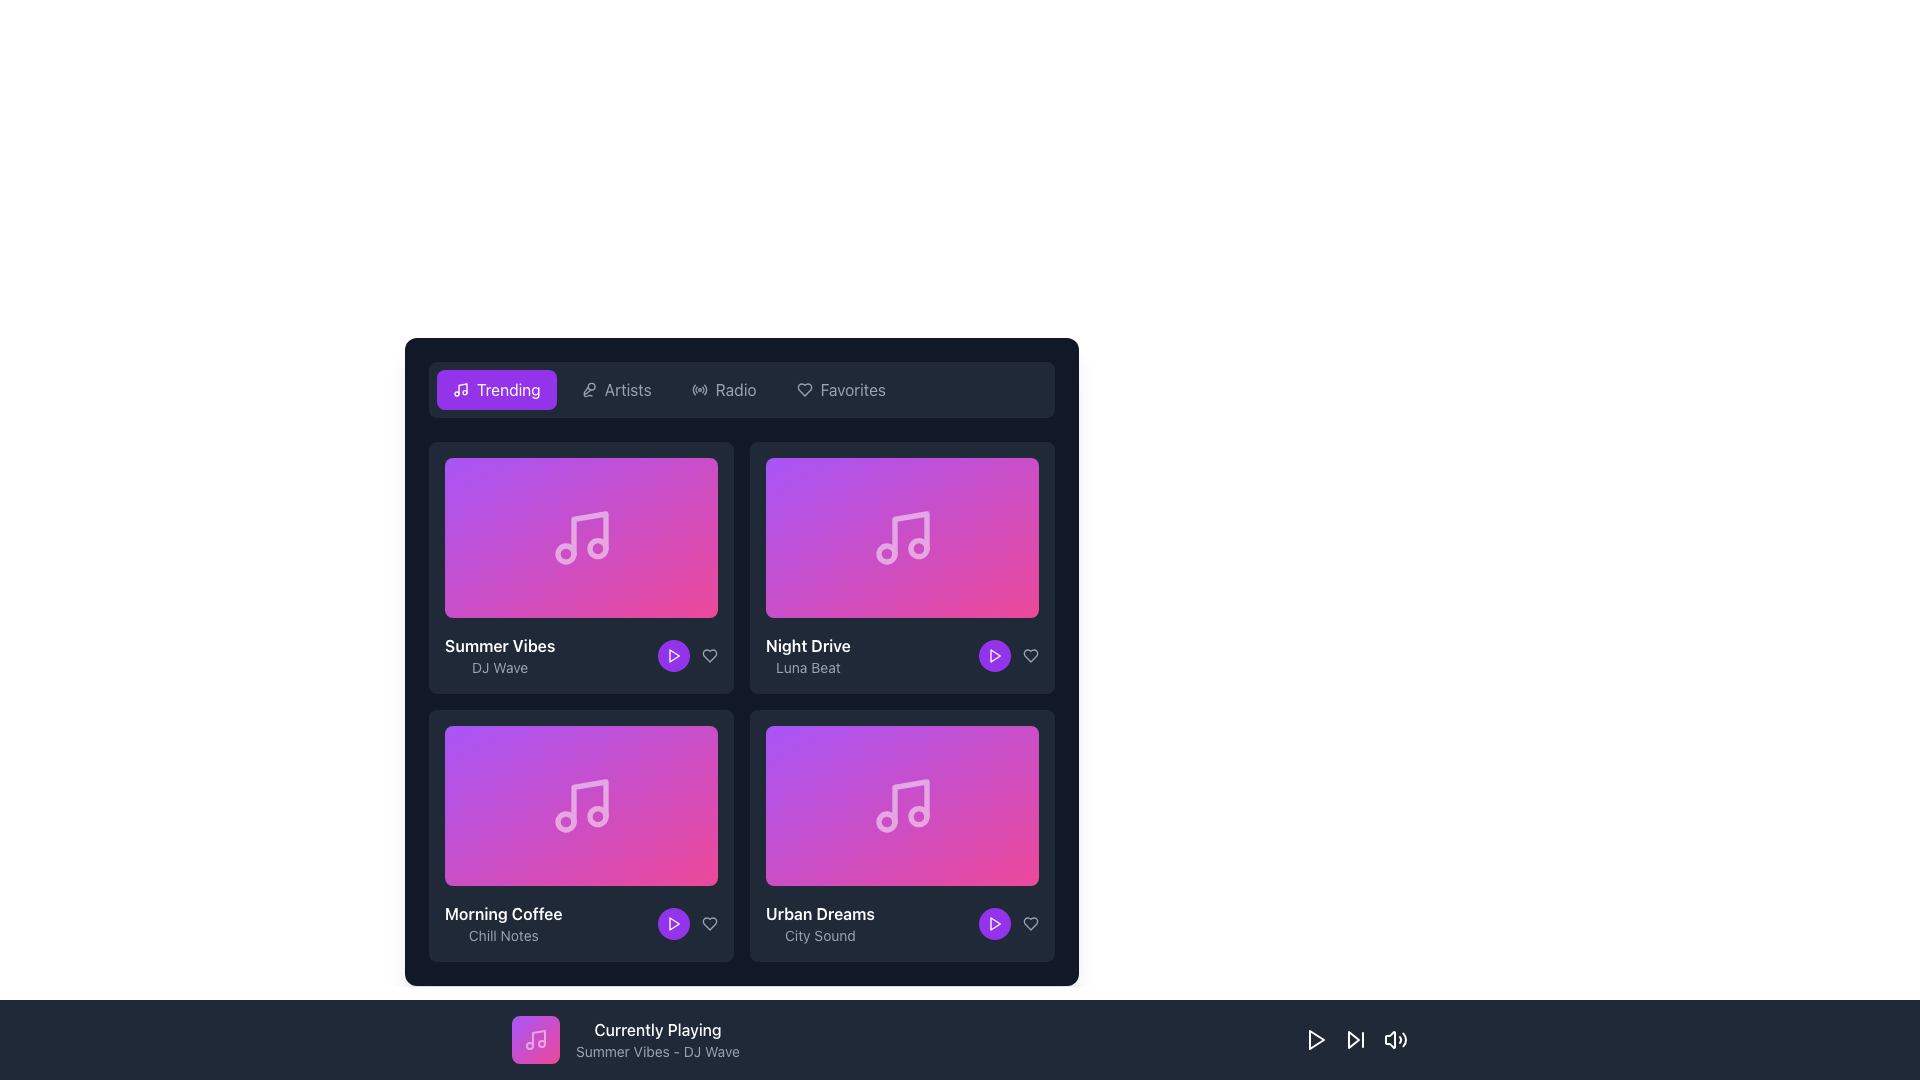 The height and width of the screenshot is (1080, 1920). Describe the element at coordinates (885, 821) in the screenshot. I see `the small circular shape located within the music icon, which is part of the card labeled 'Urban Dreams' in the bottom right of the grid` at that location.